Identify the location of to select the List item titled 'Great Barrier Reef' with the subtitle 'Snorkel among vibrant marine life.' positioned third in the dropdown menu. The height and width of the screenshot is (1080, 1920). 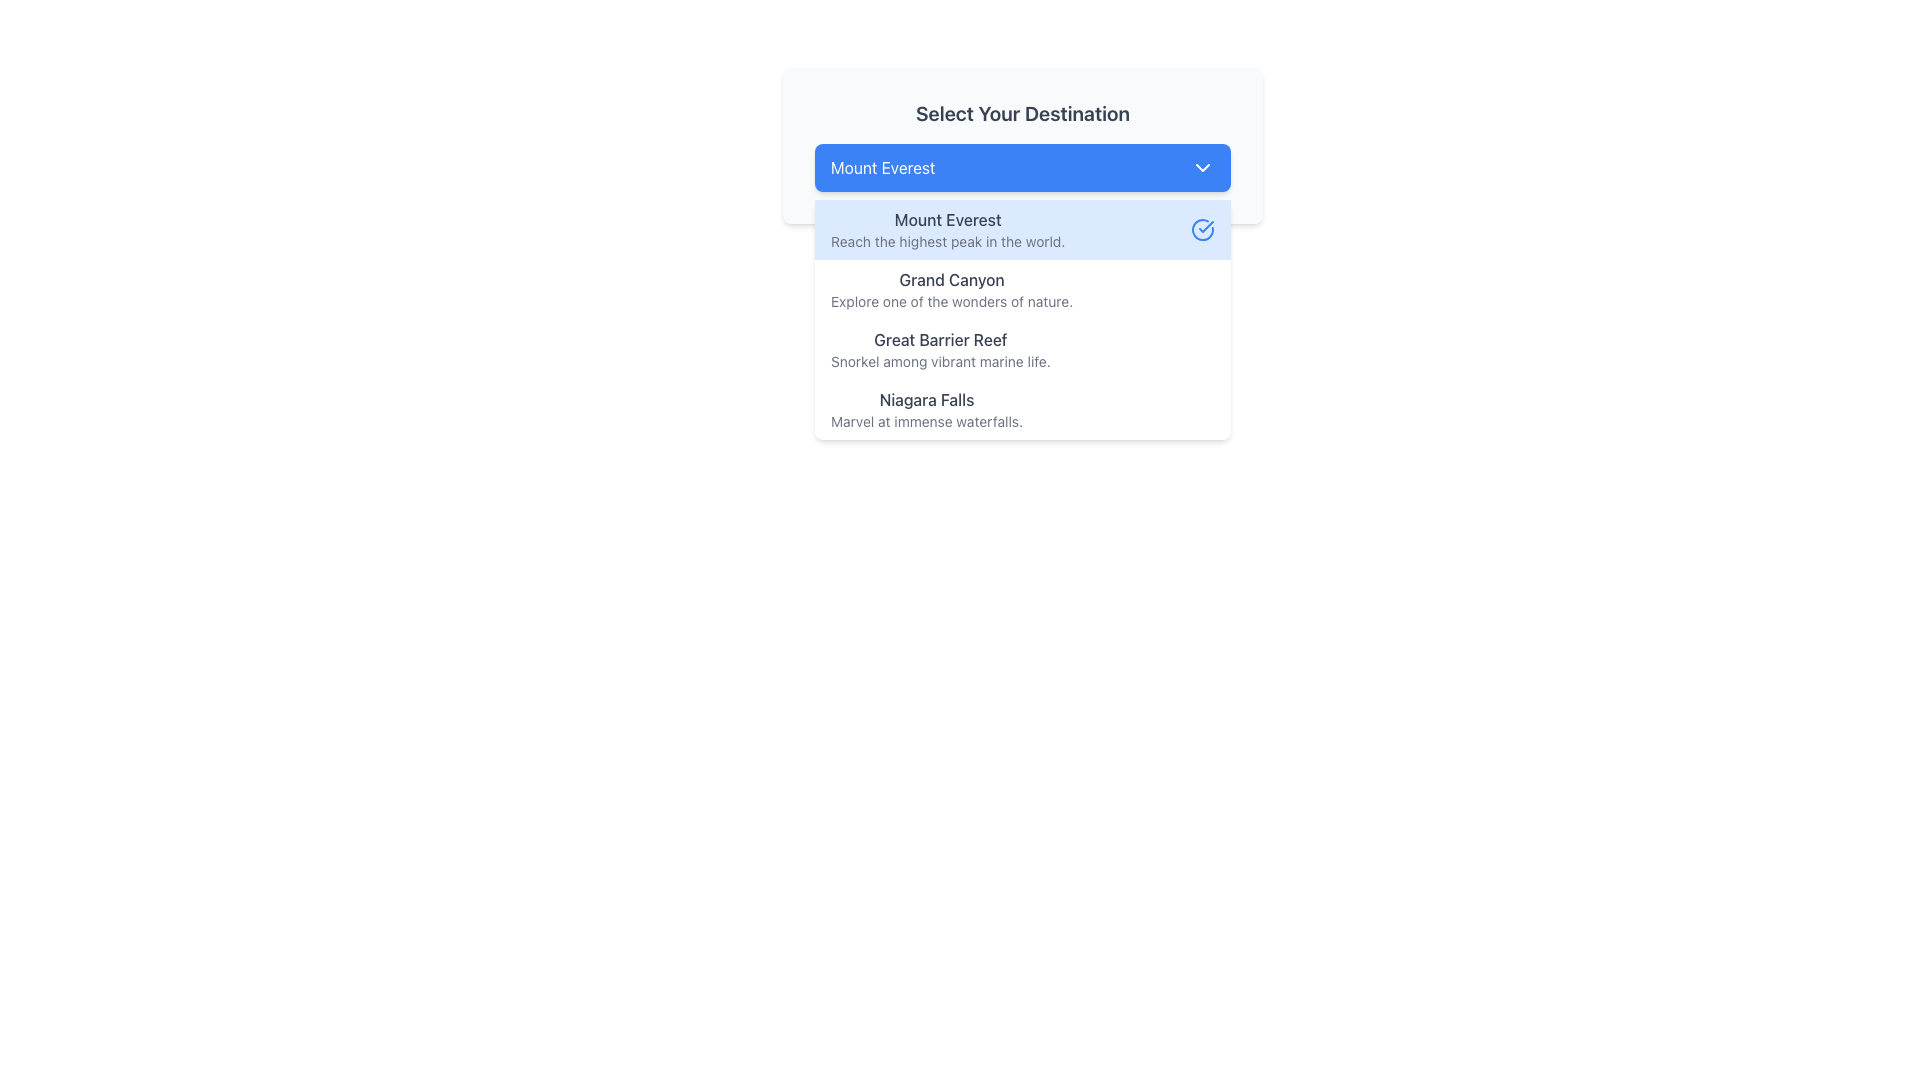
(1022, 349).